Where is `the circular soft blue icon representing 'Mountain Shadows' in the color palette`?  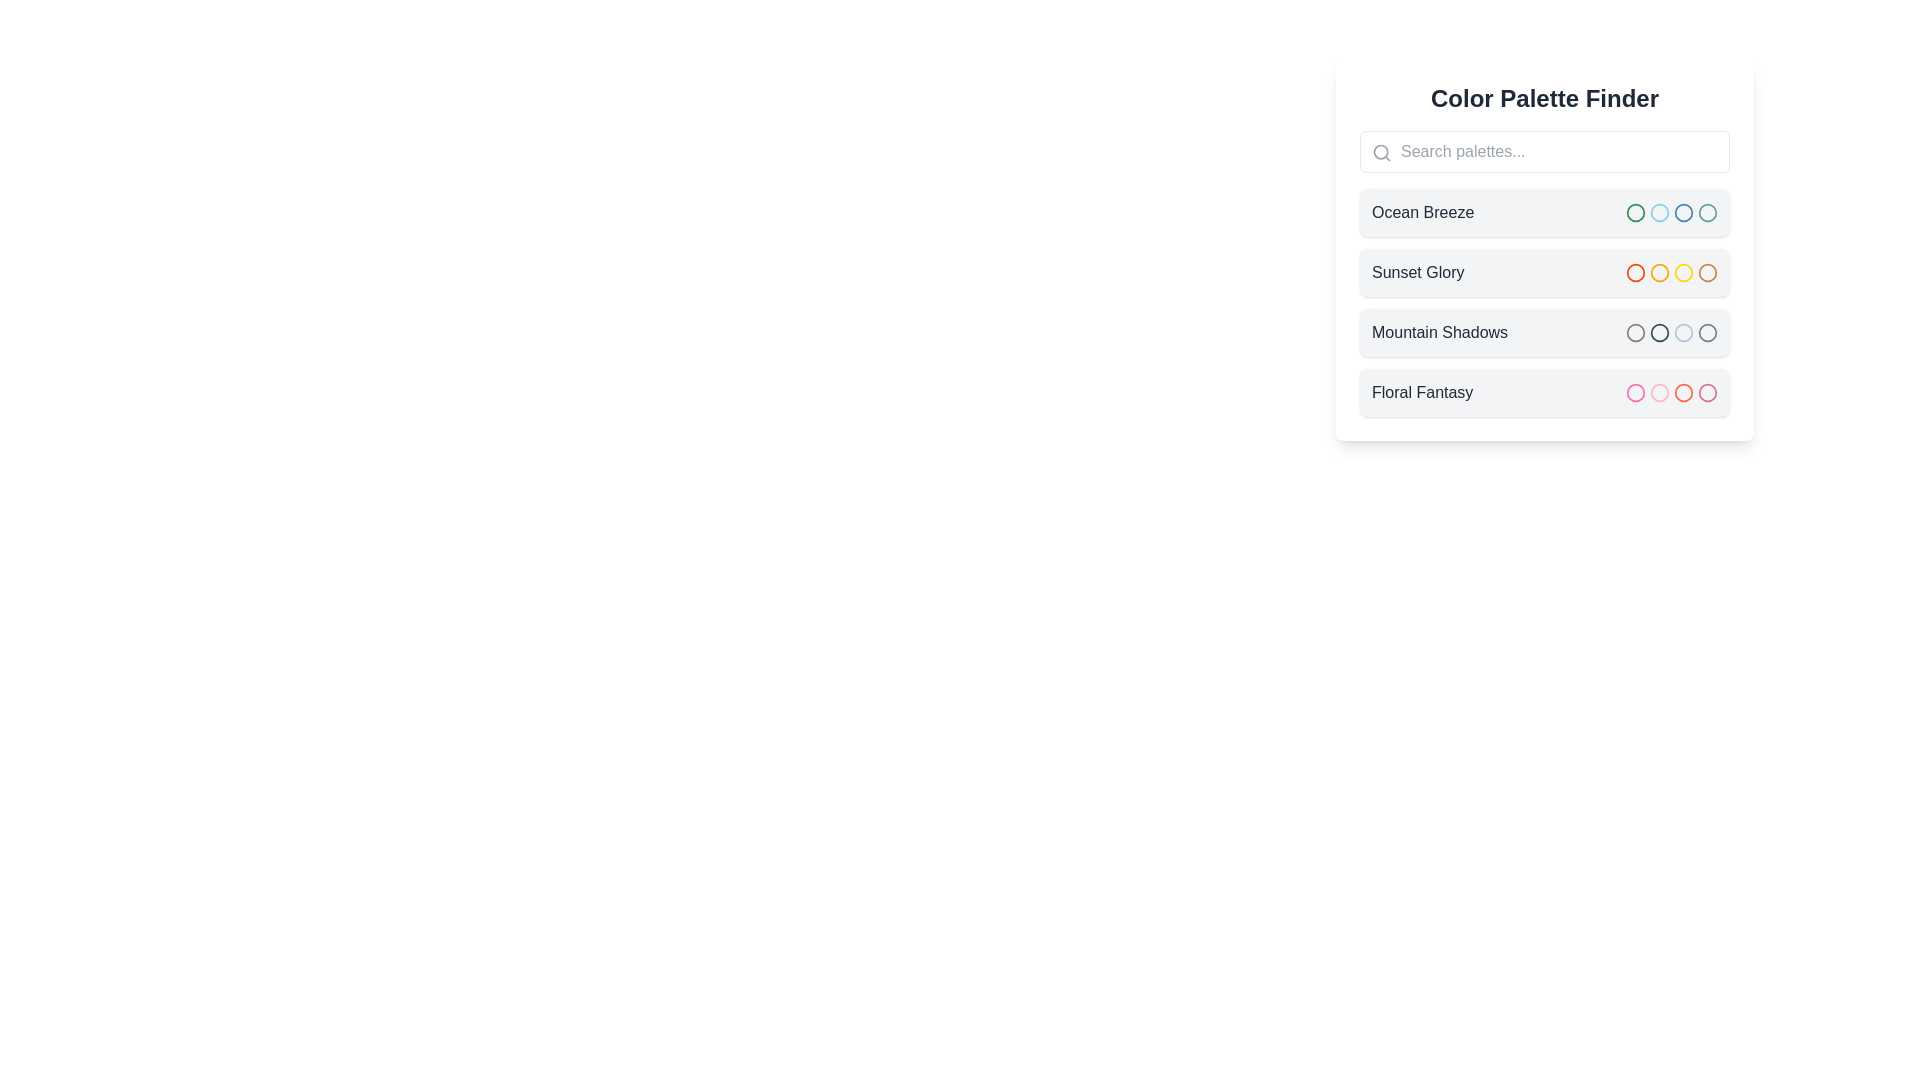
the circular soft blue icon representing 'Mountain Shadows' in the color palette is located at coordinates (1683, 331).